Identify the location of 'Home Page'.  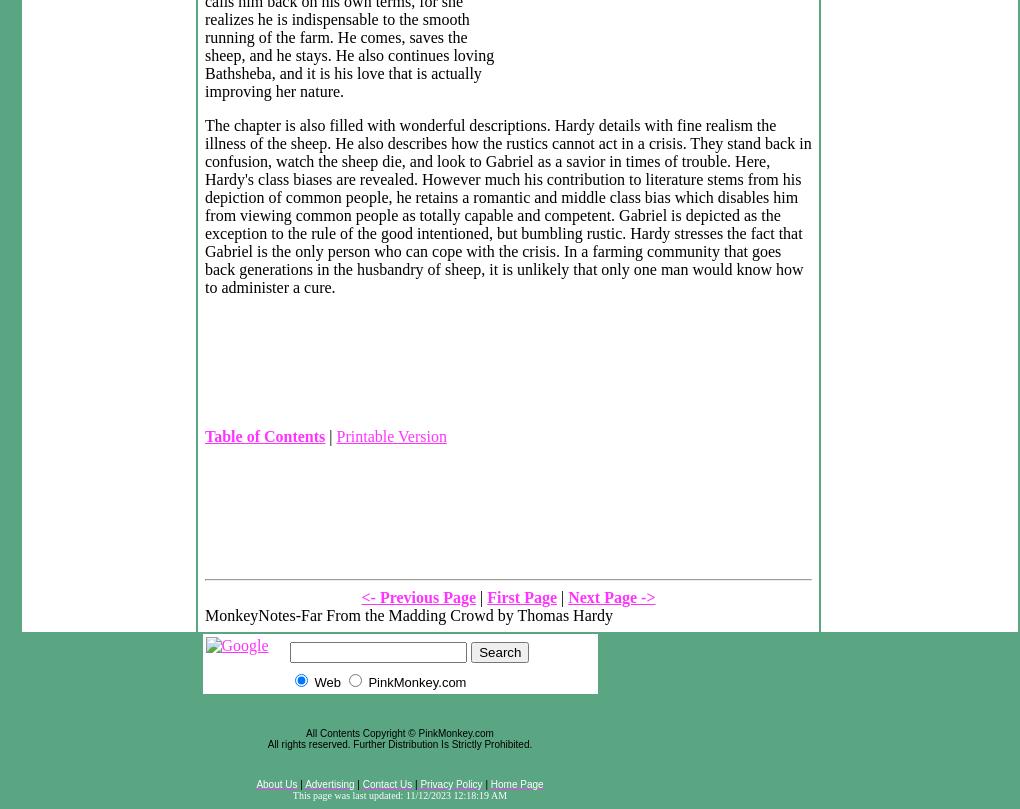
(515, 783).